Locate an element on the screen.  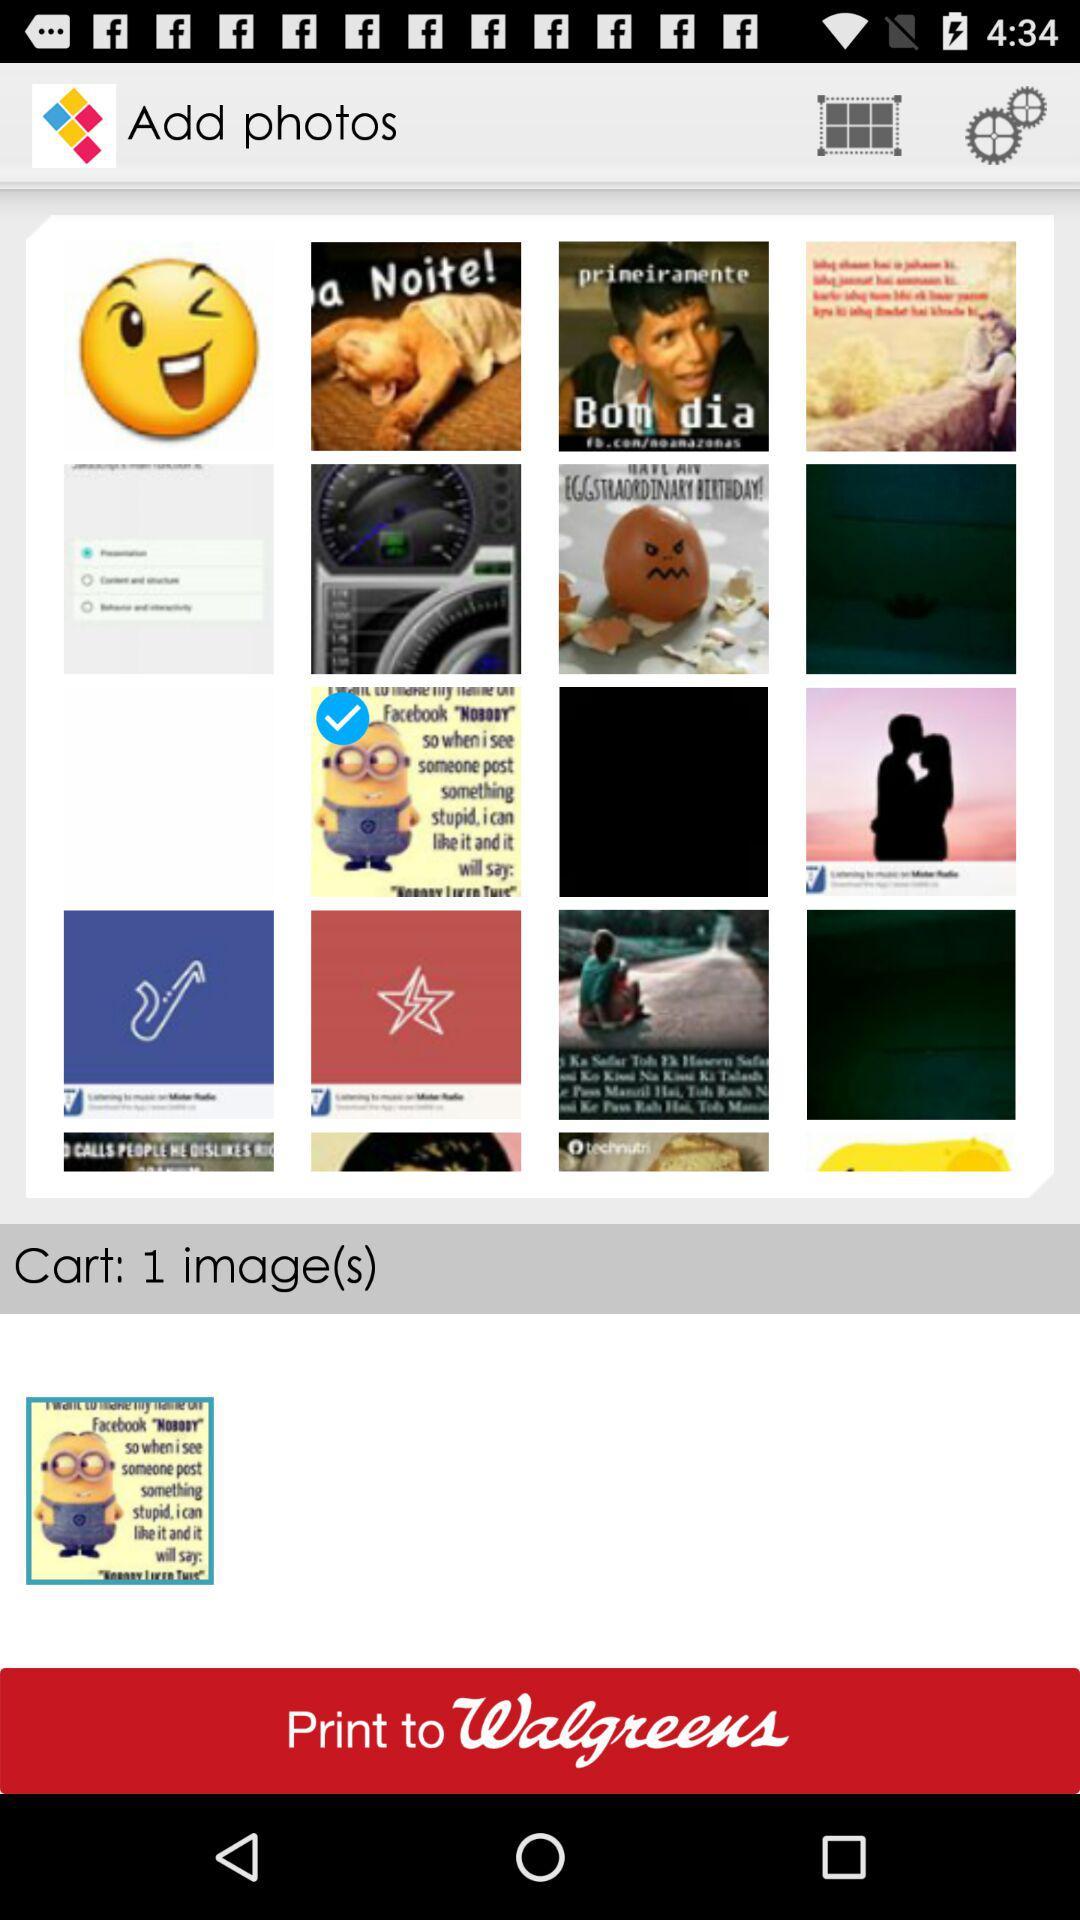
the symbol star in the fourth row second column is located at coordinates (415, 1014).